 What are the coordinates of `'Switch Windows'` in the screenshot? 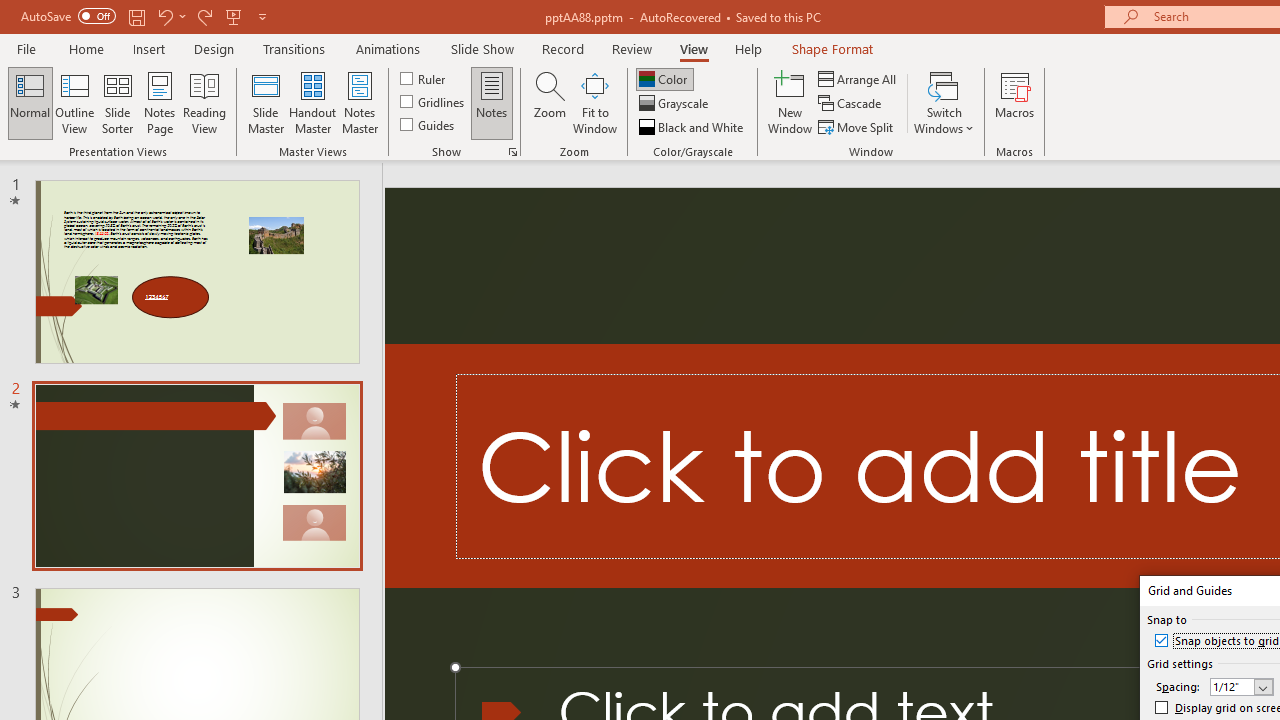 It's located at (943, 103).